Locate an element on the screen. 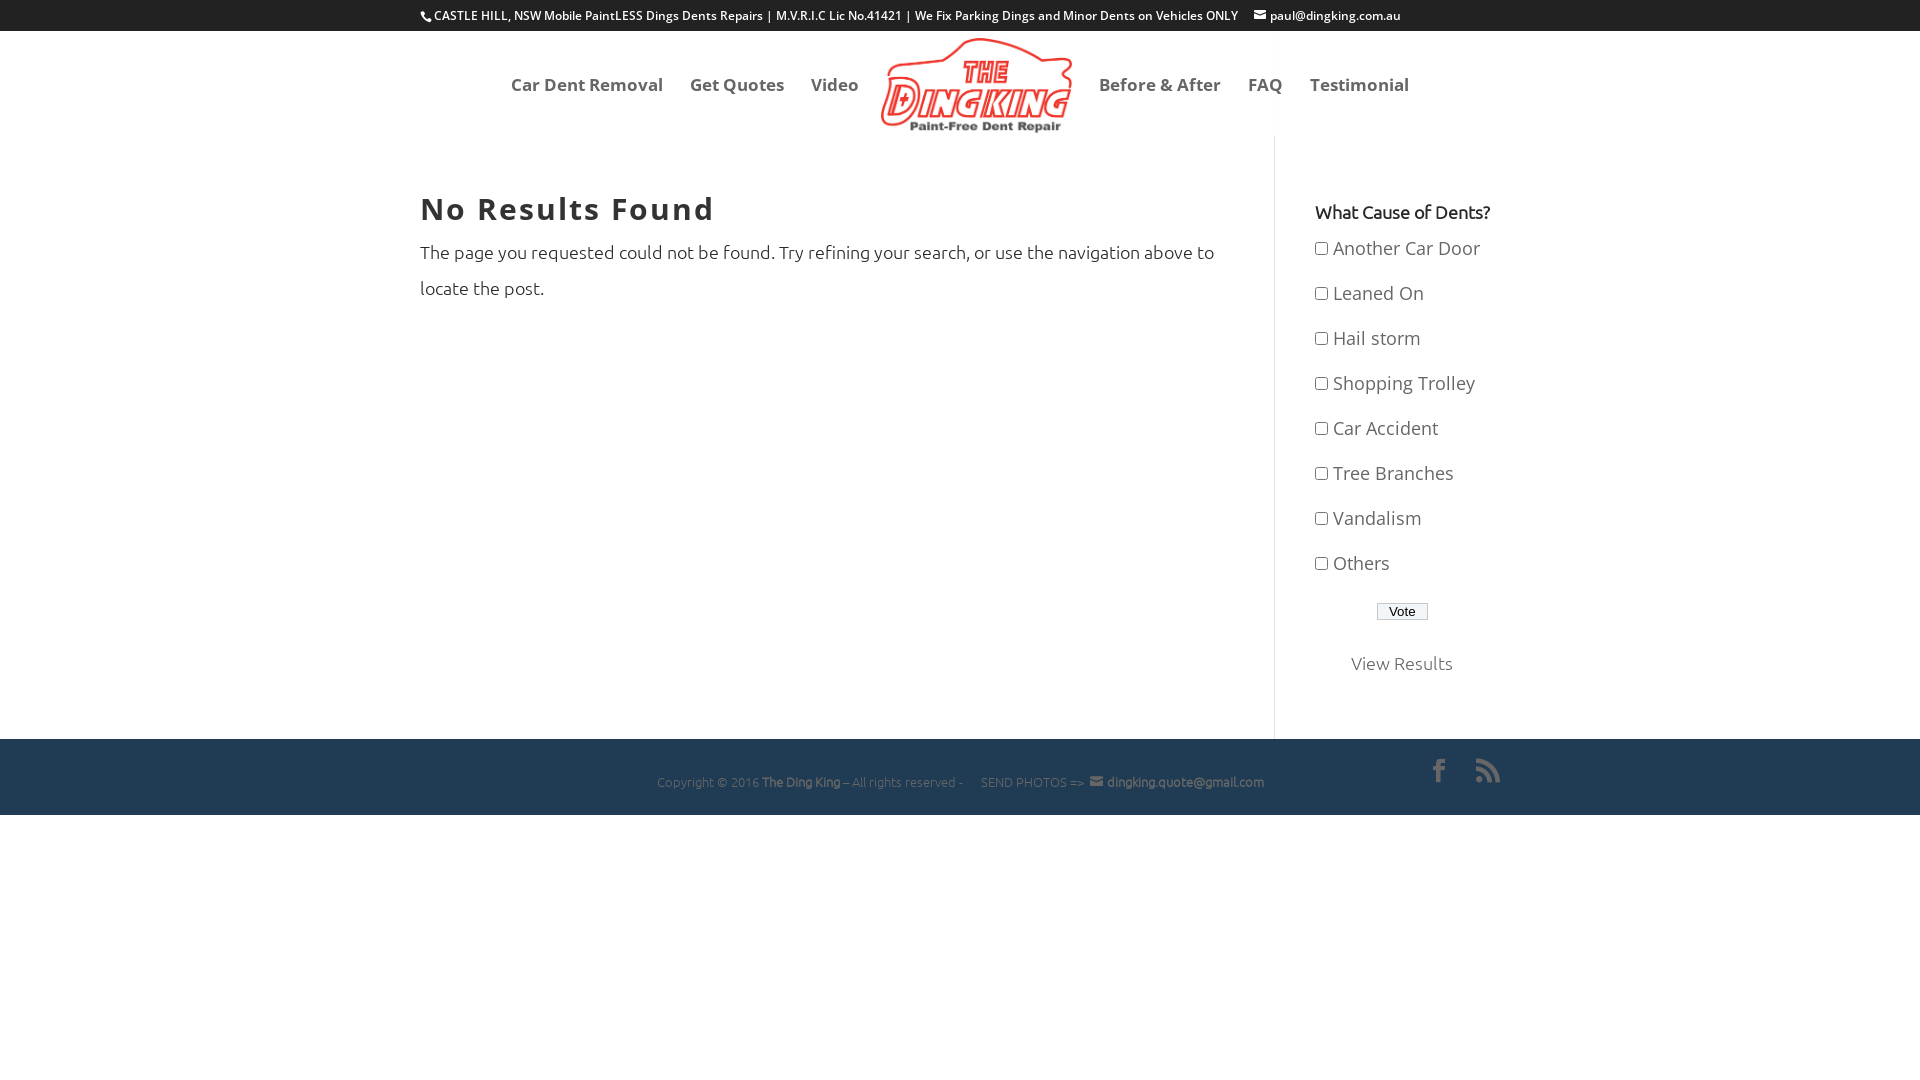  'paul@dingking.com.au' is located at coordinates (1327, 15).